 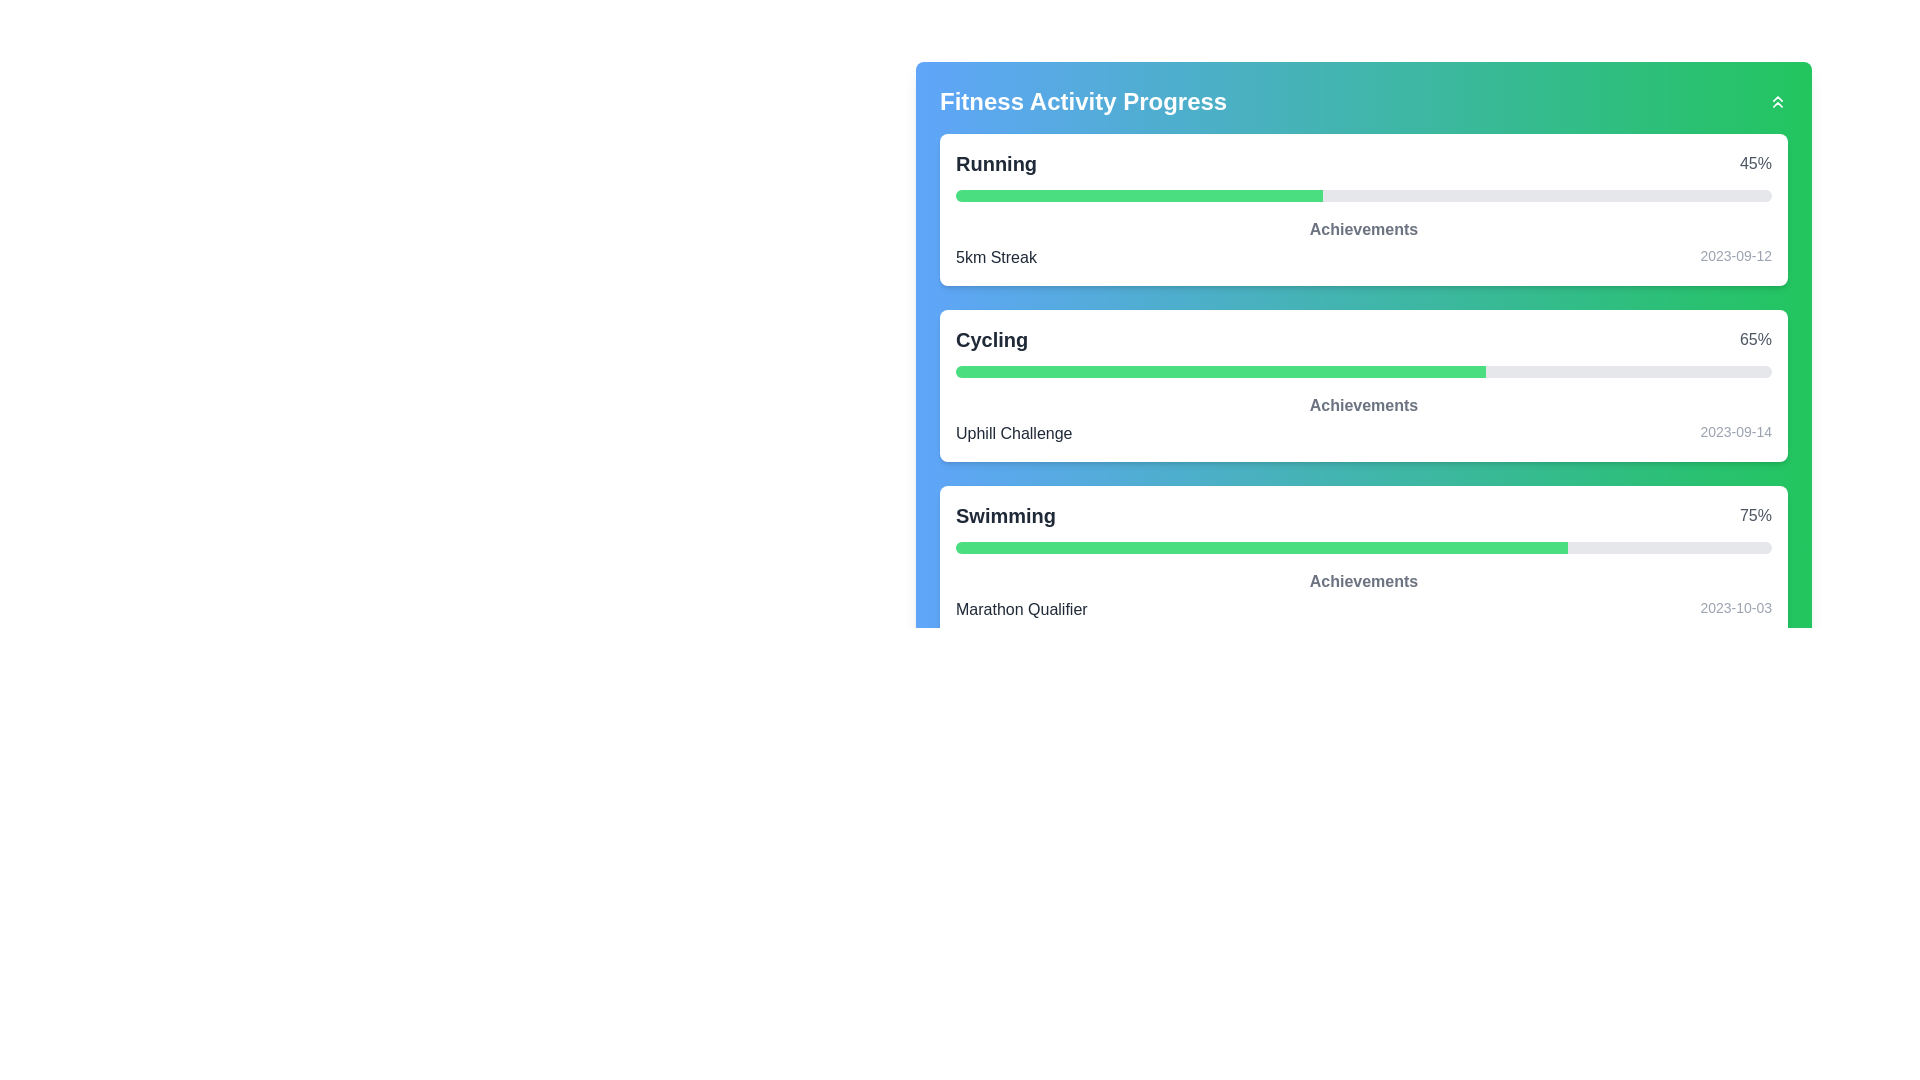 What do you see at coordinates (1362, 101) in the screenshot?
I see `the adjacent icons next` at bounding box center [1362, 101].